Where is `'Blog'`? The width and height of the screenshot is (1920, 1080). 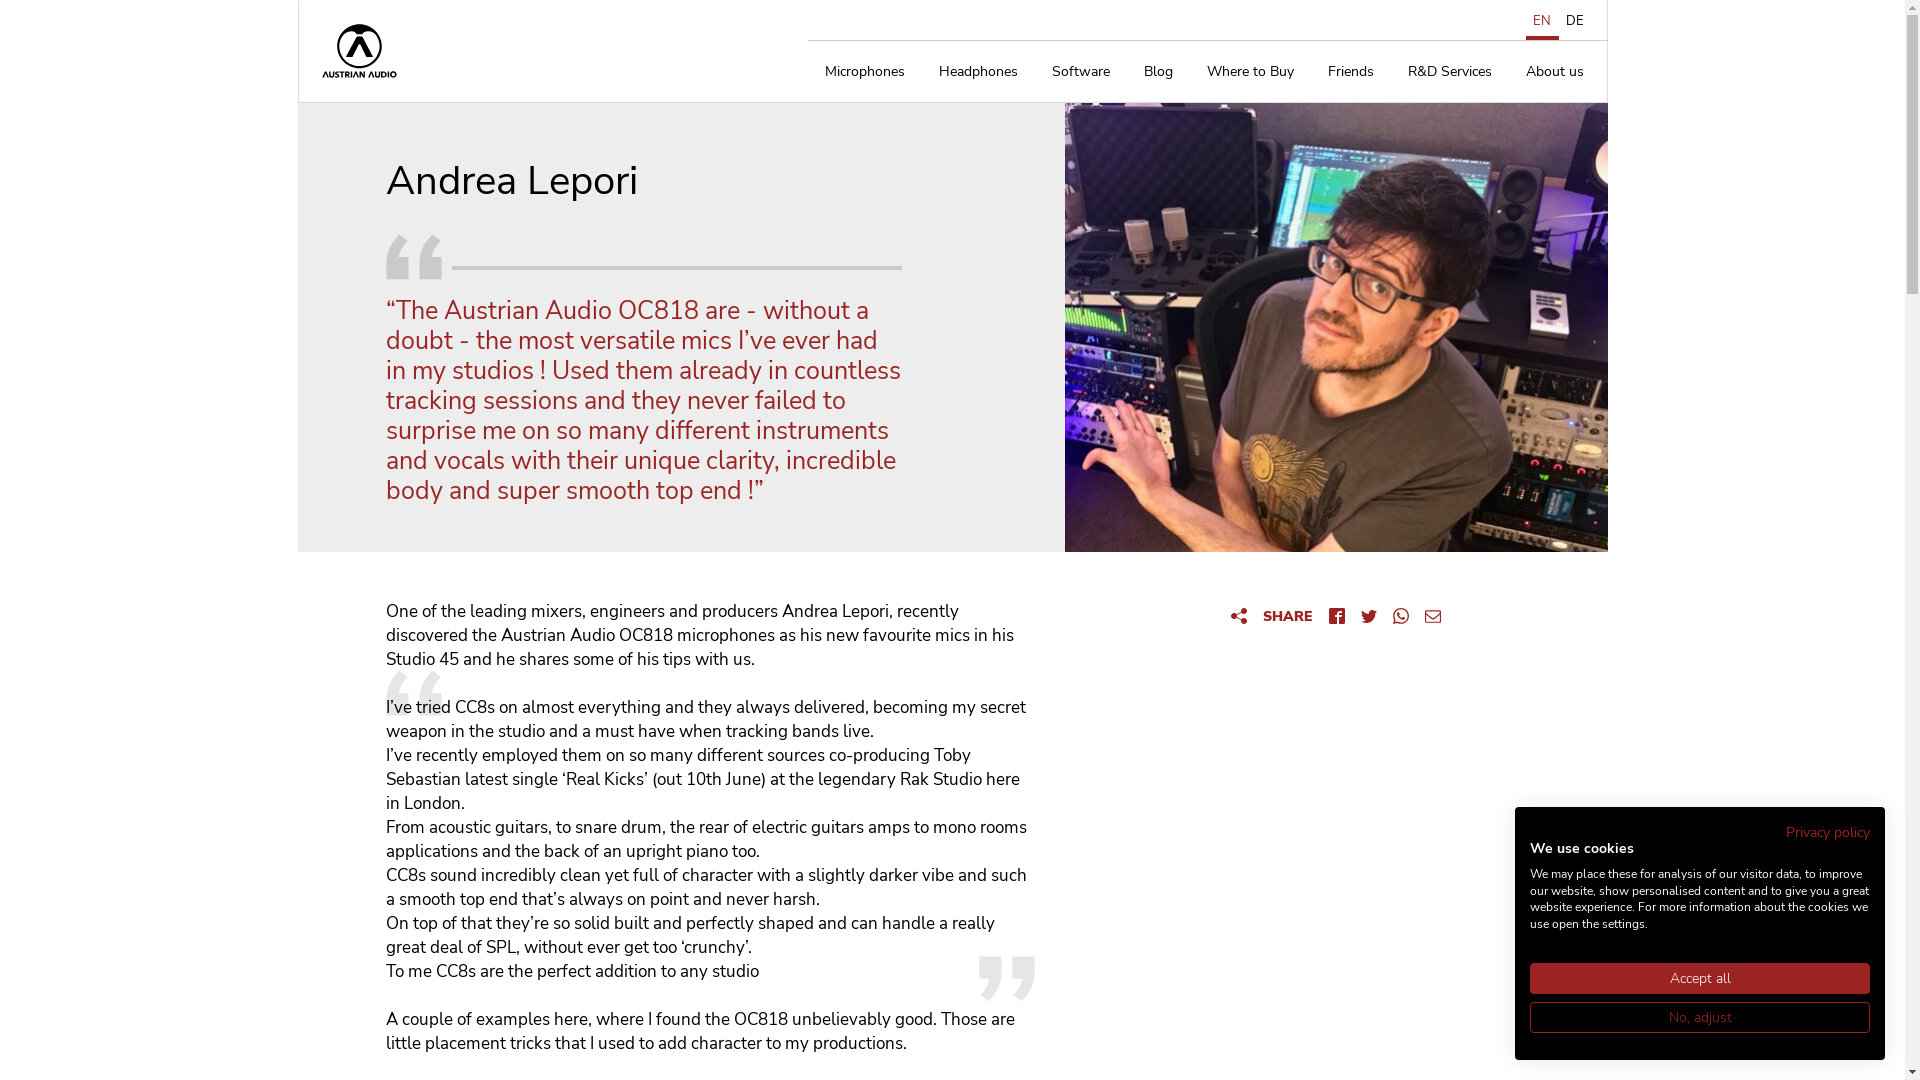
'Blog' is located at coordinates (1157, 71).